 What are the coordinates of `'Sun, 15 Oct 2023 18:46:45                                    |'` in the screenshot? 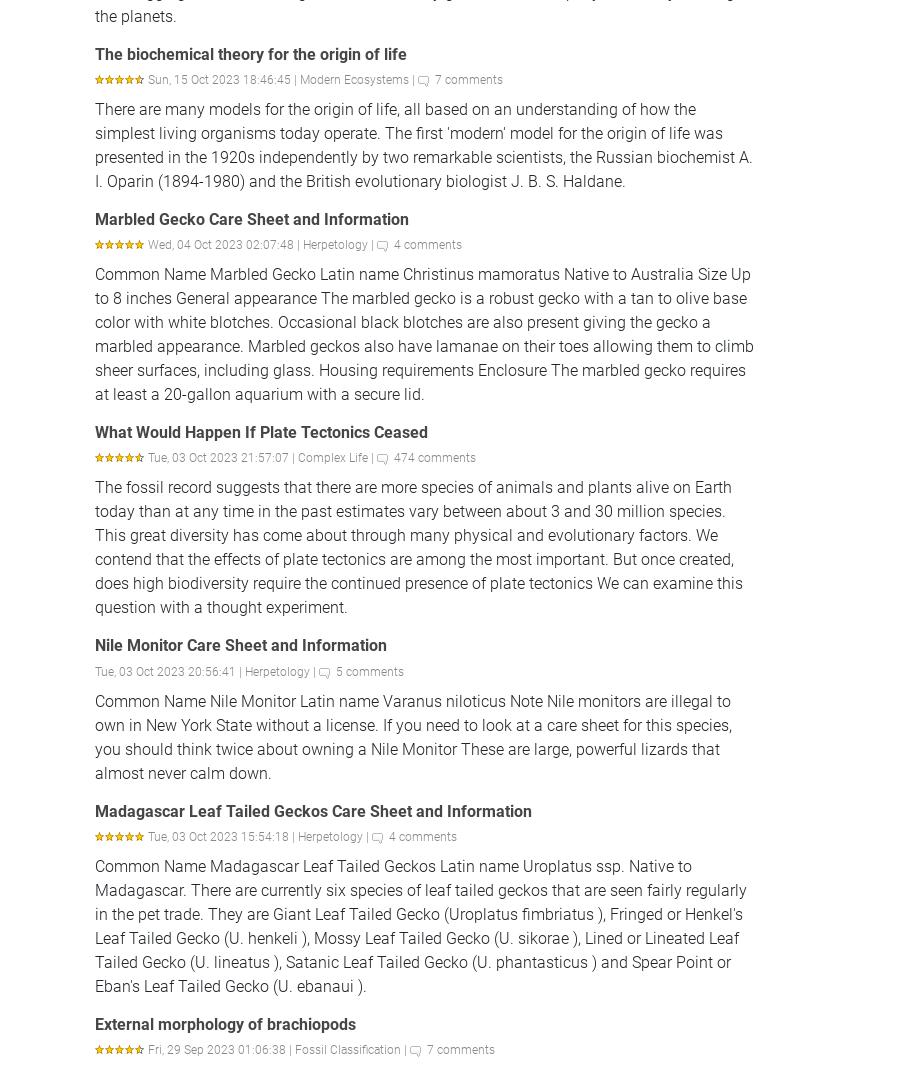 It's located at (224, 79).